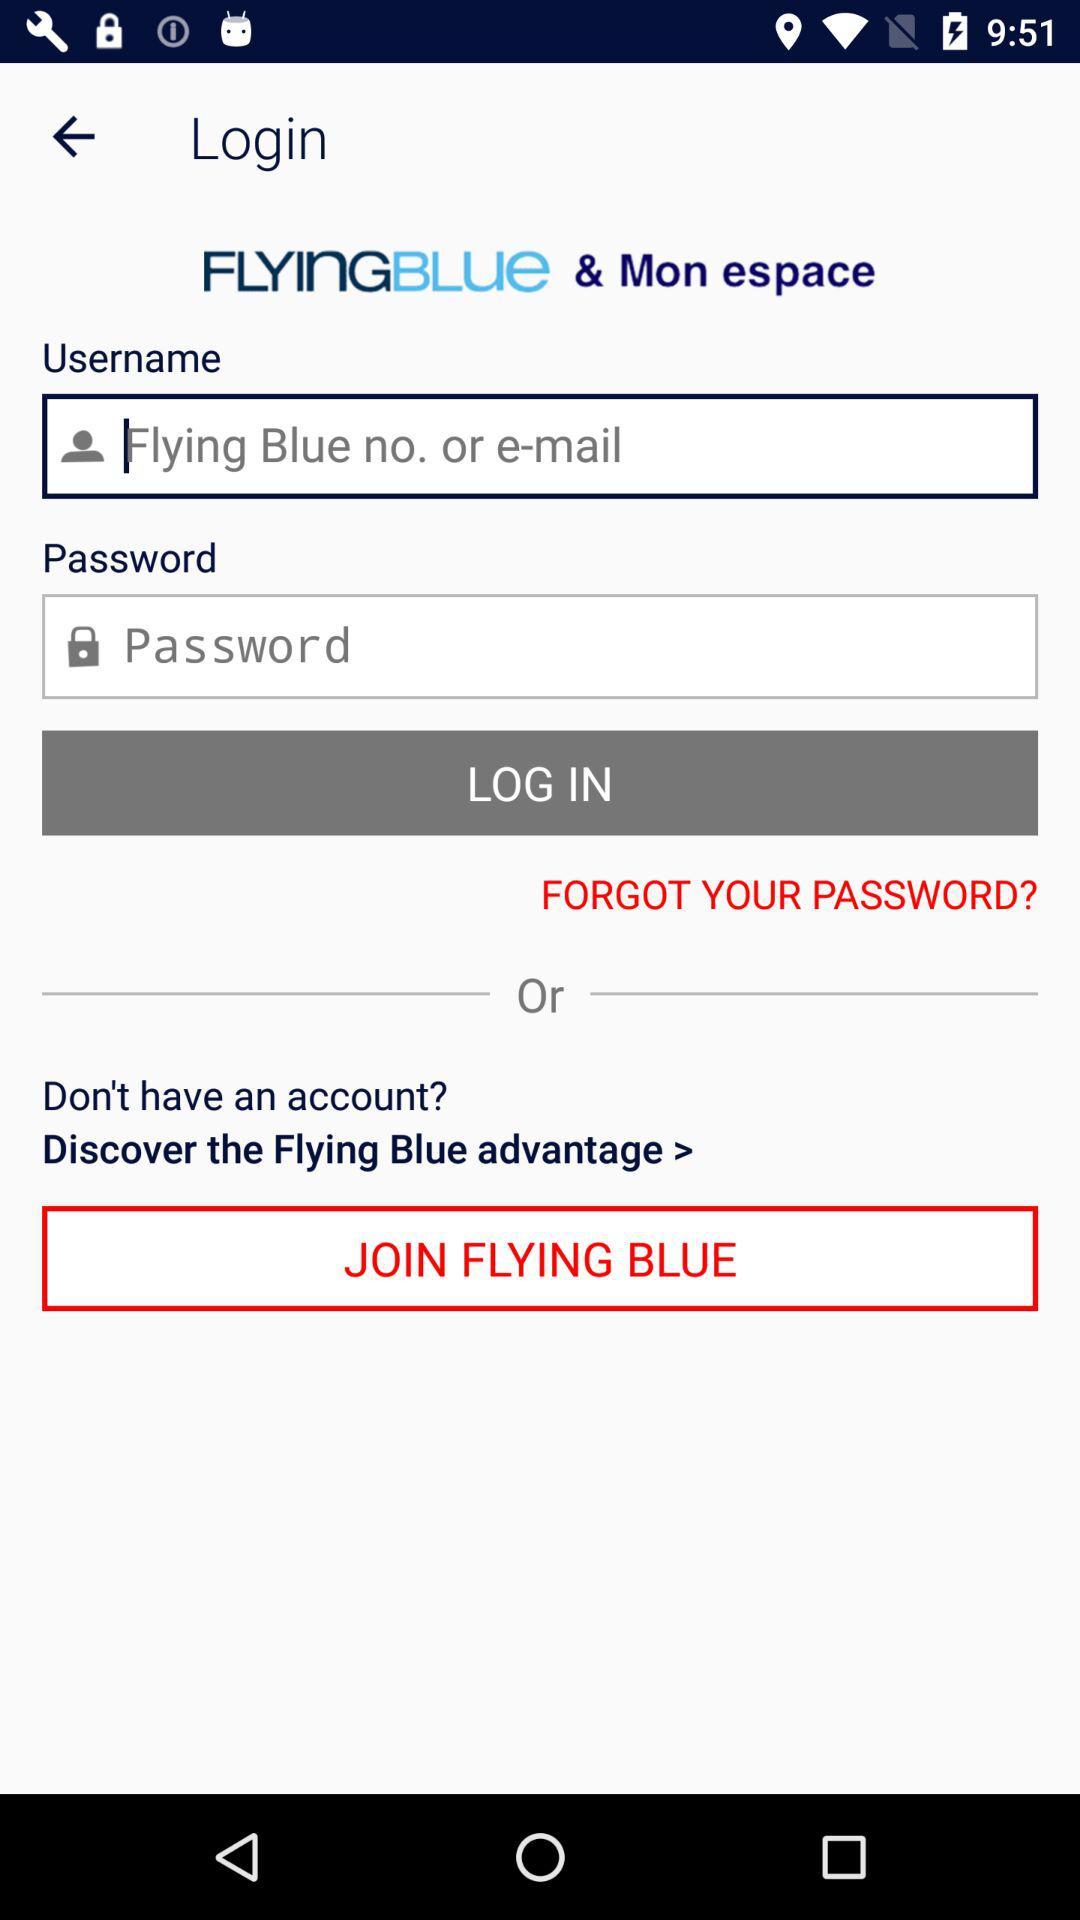 This screenshot has height=1920, width=1080. I want to click on the item above the username icon, so click(72, 135).